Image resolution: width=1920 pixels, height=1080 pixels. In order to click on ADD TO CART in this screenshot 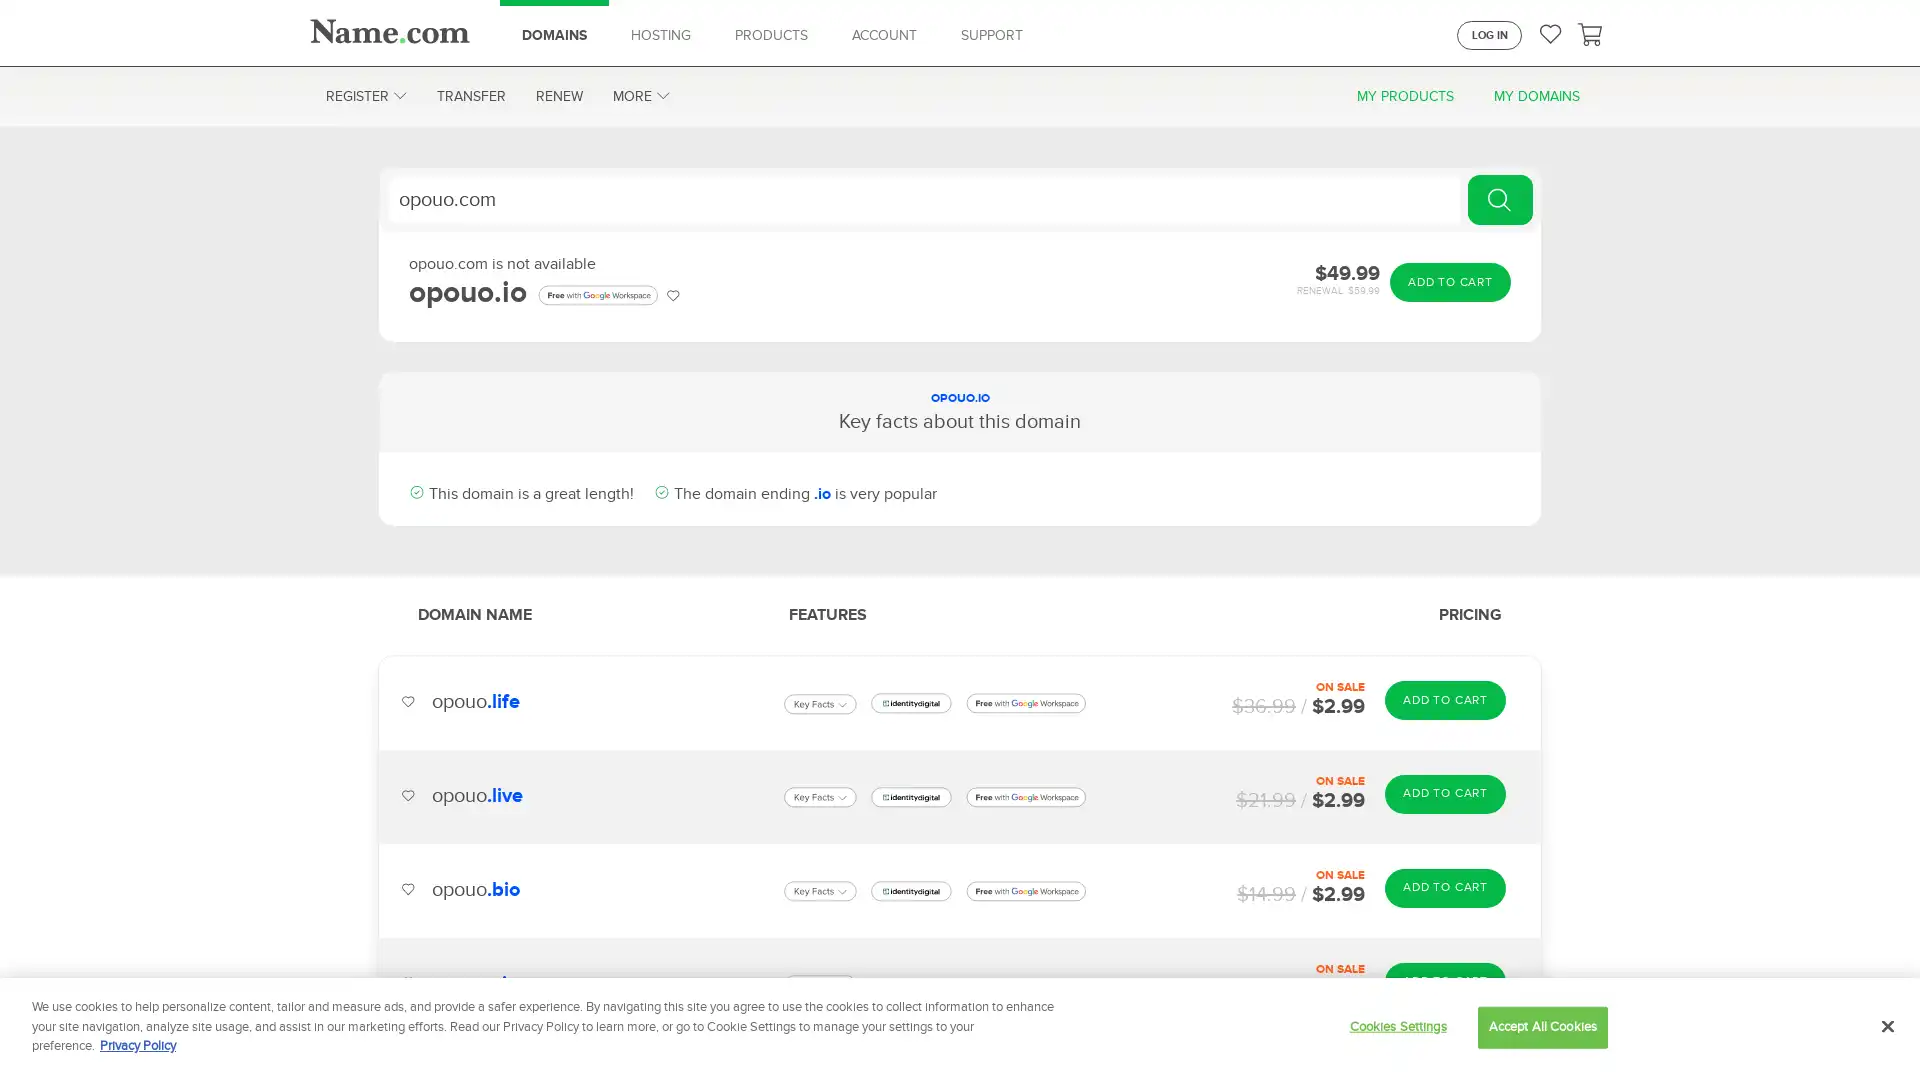, I will do `click(1445, 793)`.